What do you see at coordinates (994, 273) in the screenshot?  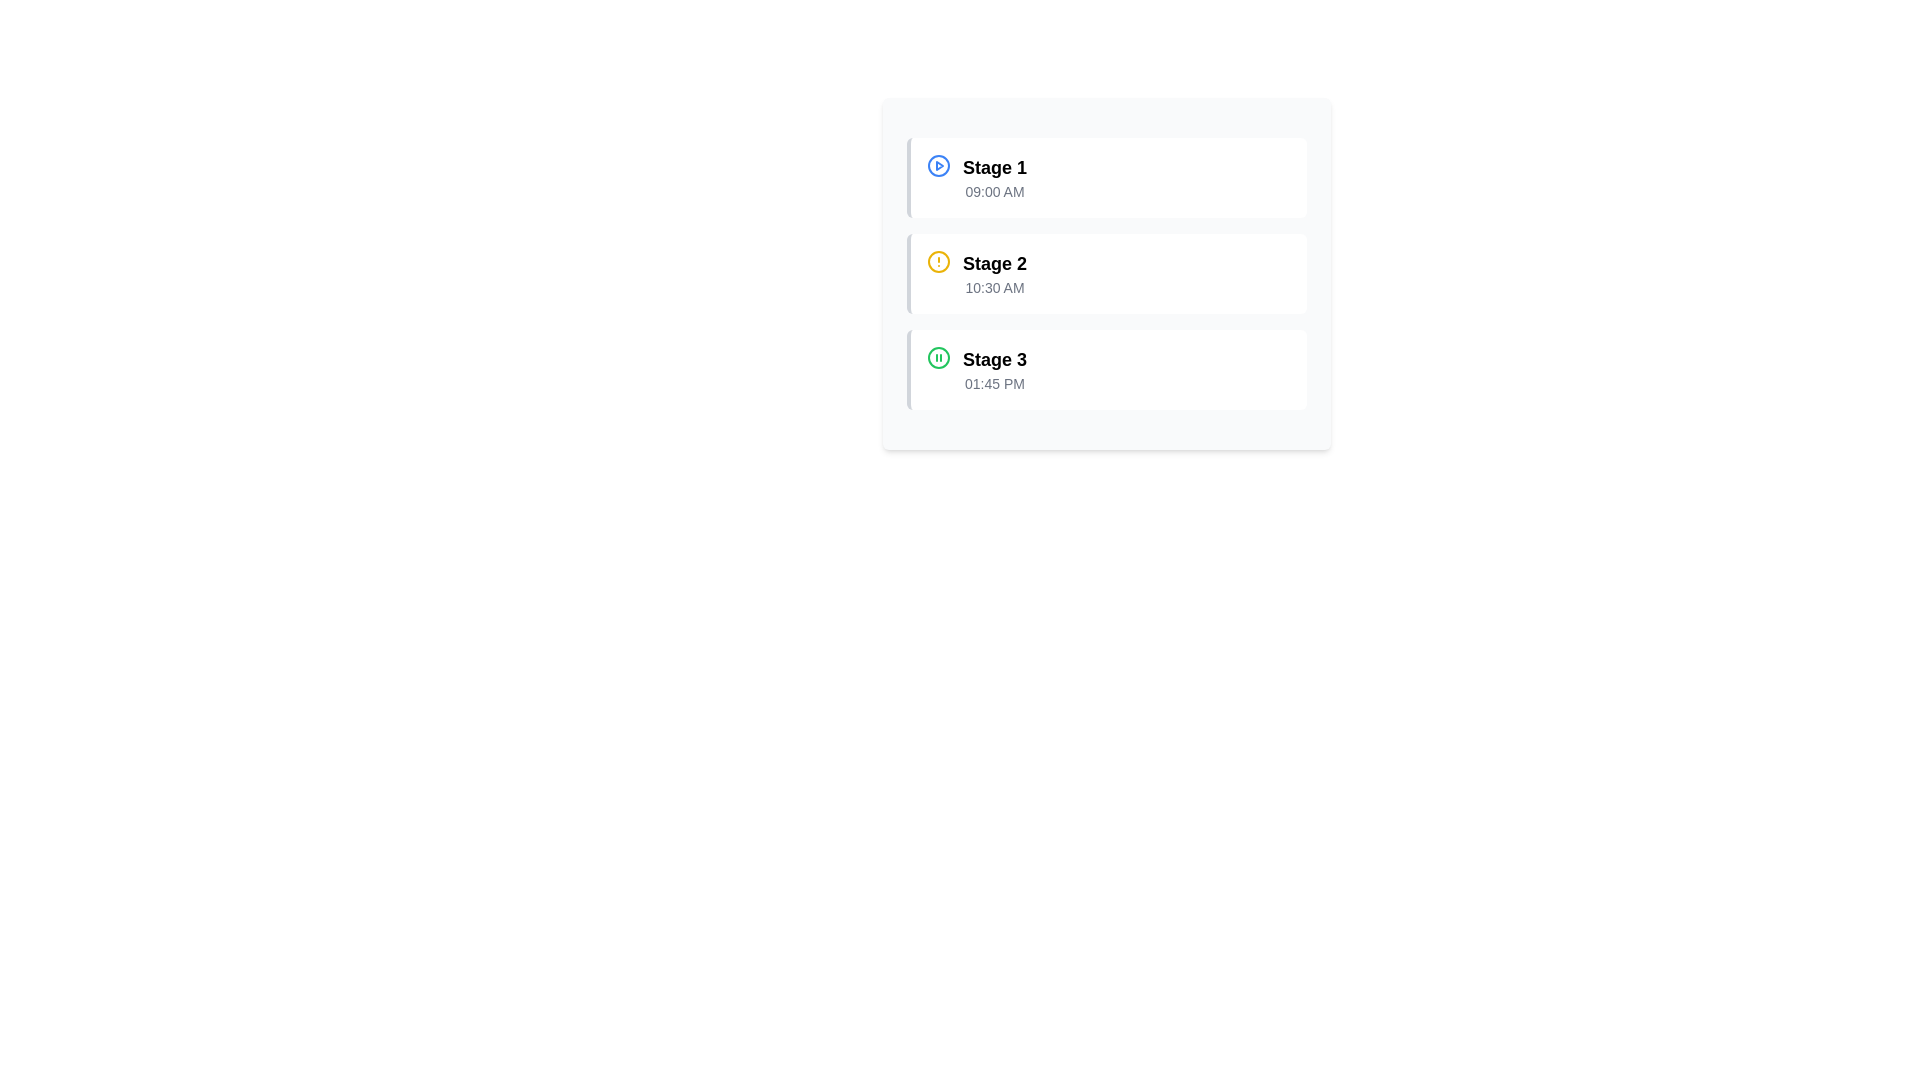 I see `the 'Stage 2' Grouped Text Label` at bounding box center [994, 273].